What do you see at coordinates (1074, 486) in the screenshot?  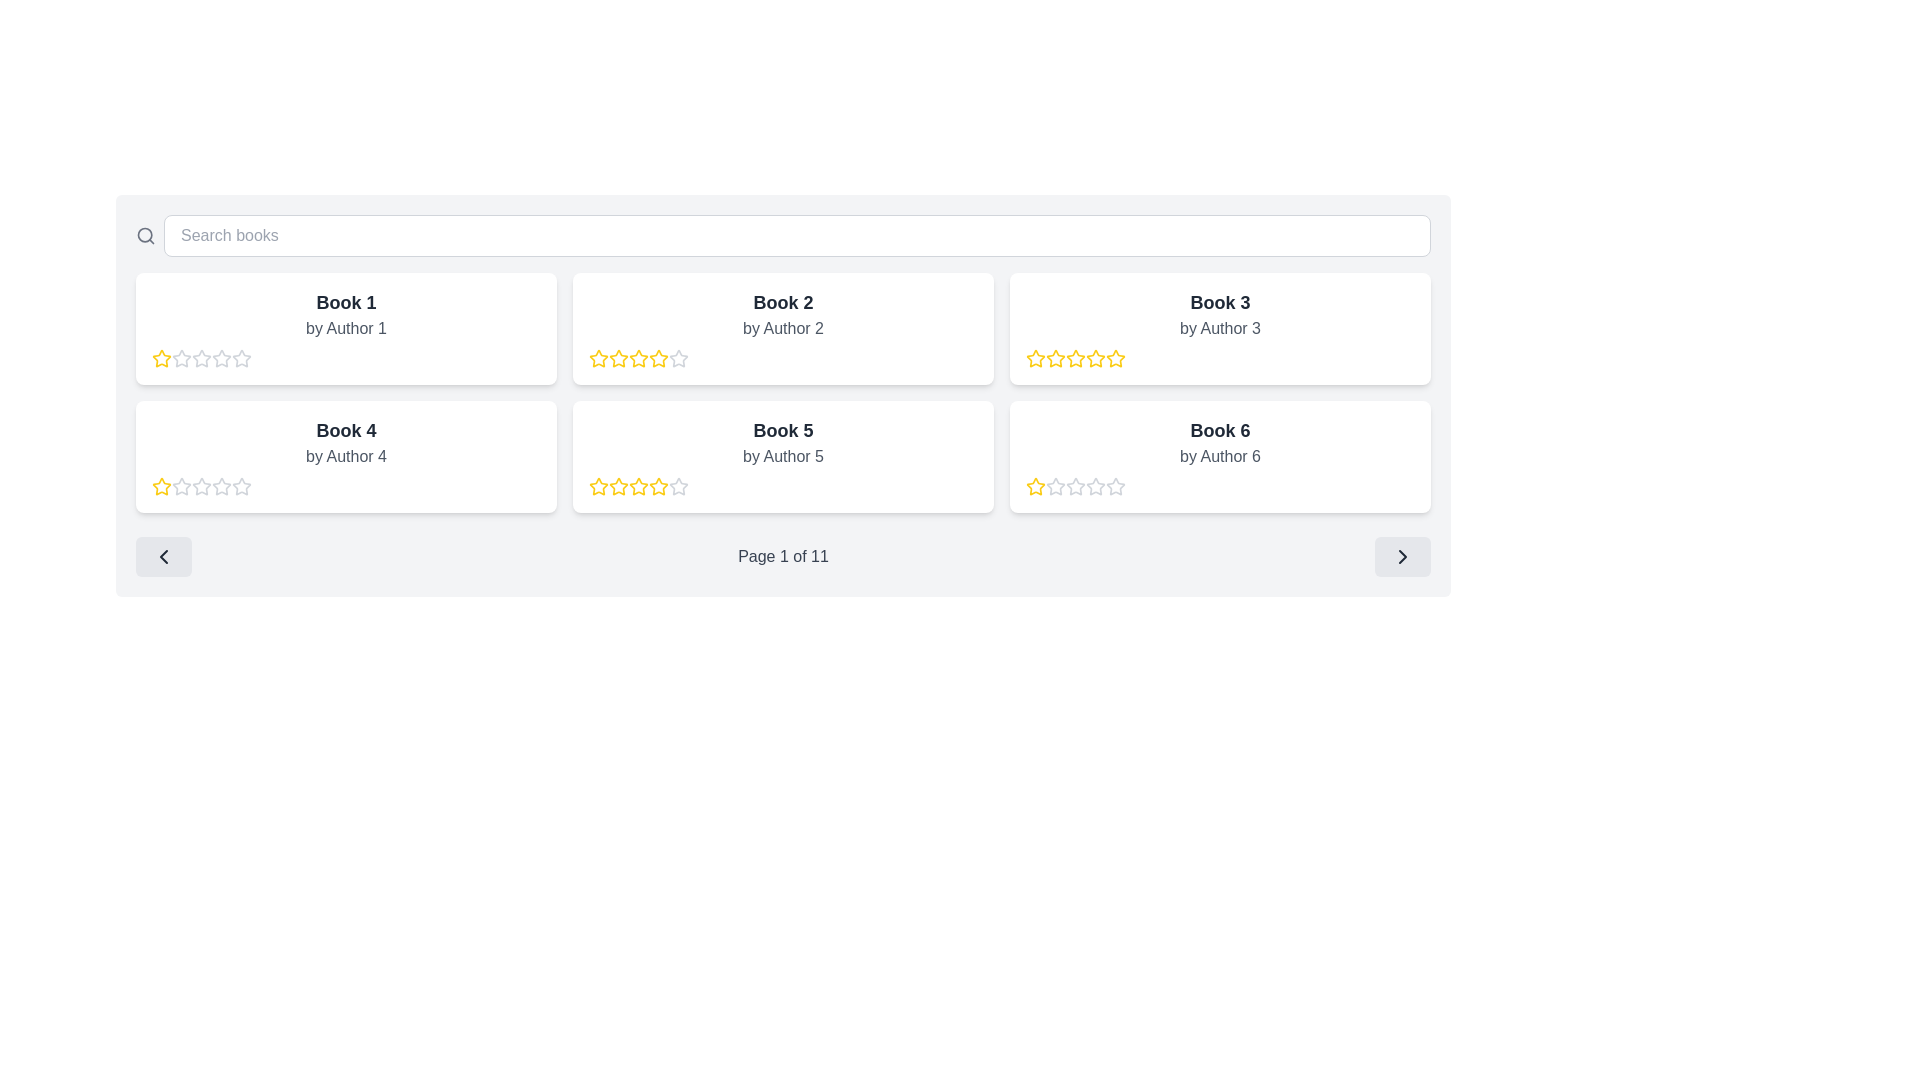 I see `the second star icon in the rating system for 'Book 6' by 'Author 6' located in the bottom right card of the page to interact with it` at bounding box center [1074, 486].